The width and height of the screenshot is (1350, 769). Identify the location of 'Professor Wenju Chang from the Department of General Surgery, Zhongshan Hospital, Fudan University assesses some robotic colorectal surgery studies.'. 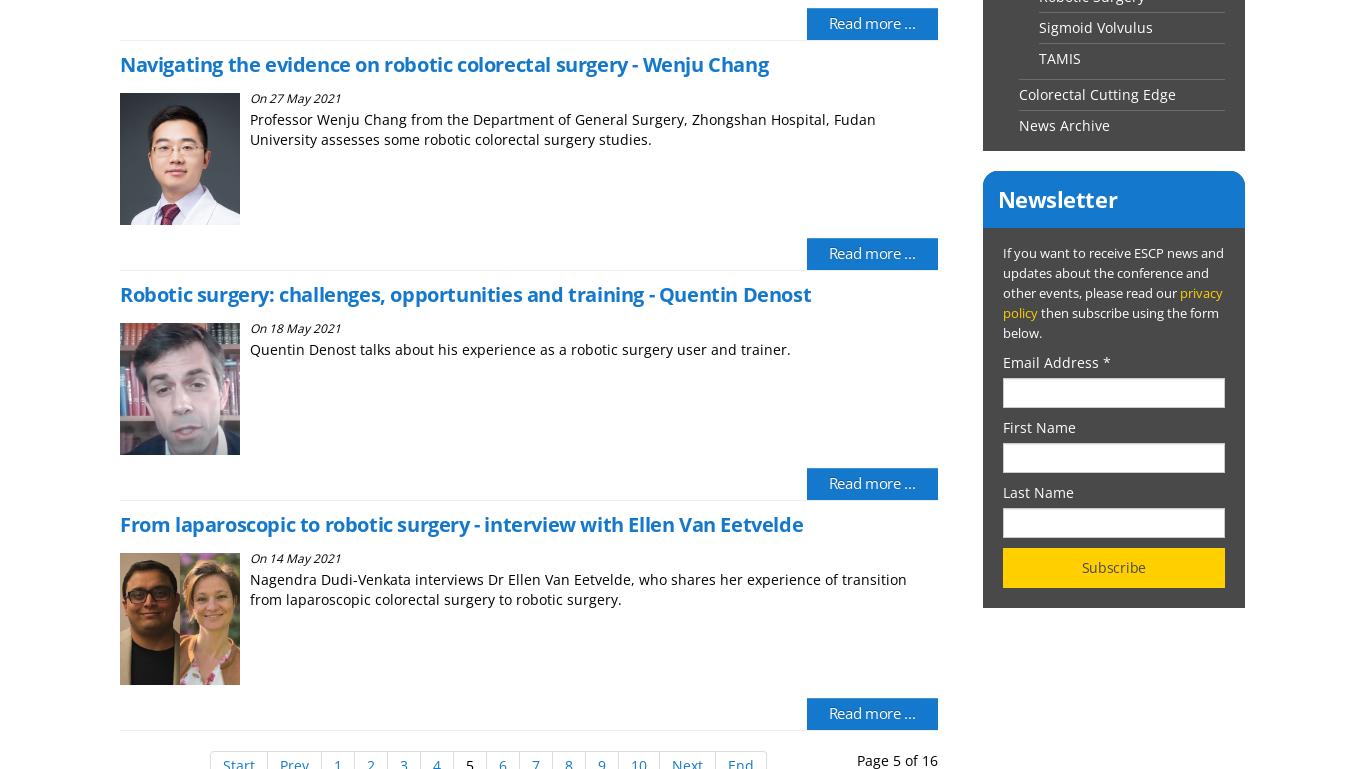
(561, 128).